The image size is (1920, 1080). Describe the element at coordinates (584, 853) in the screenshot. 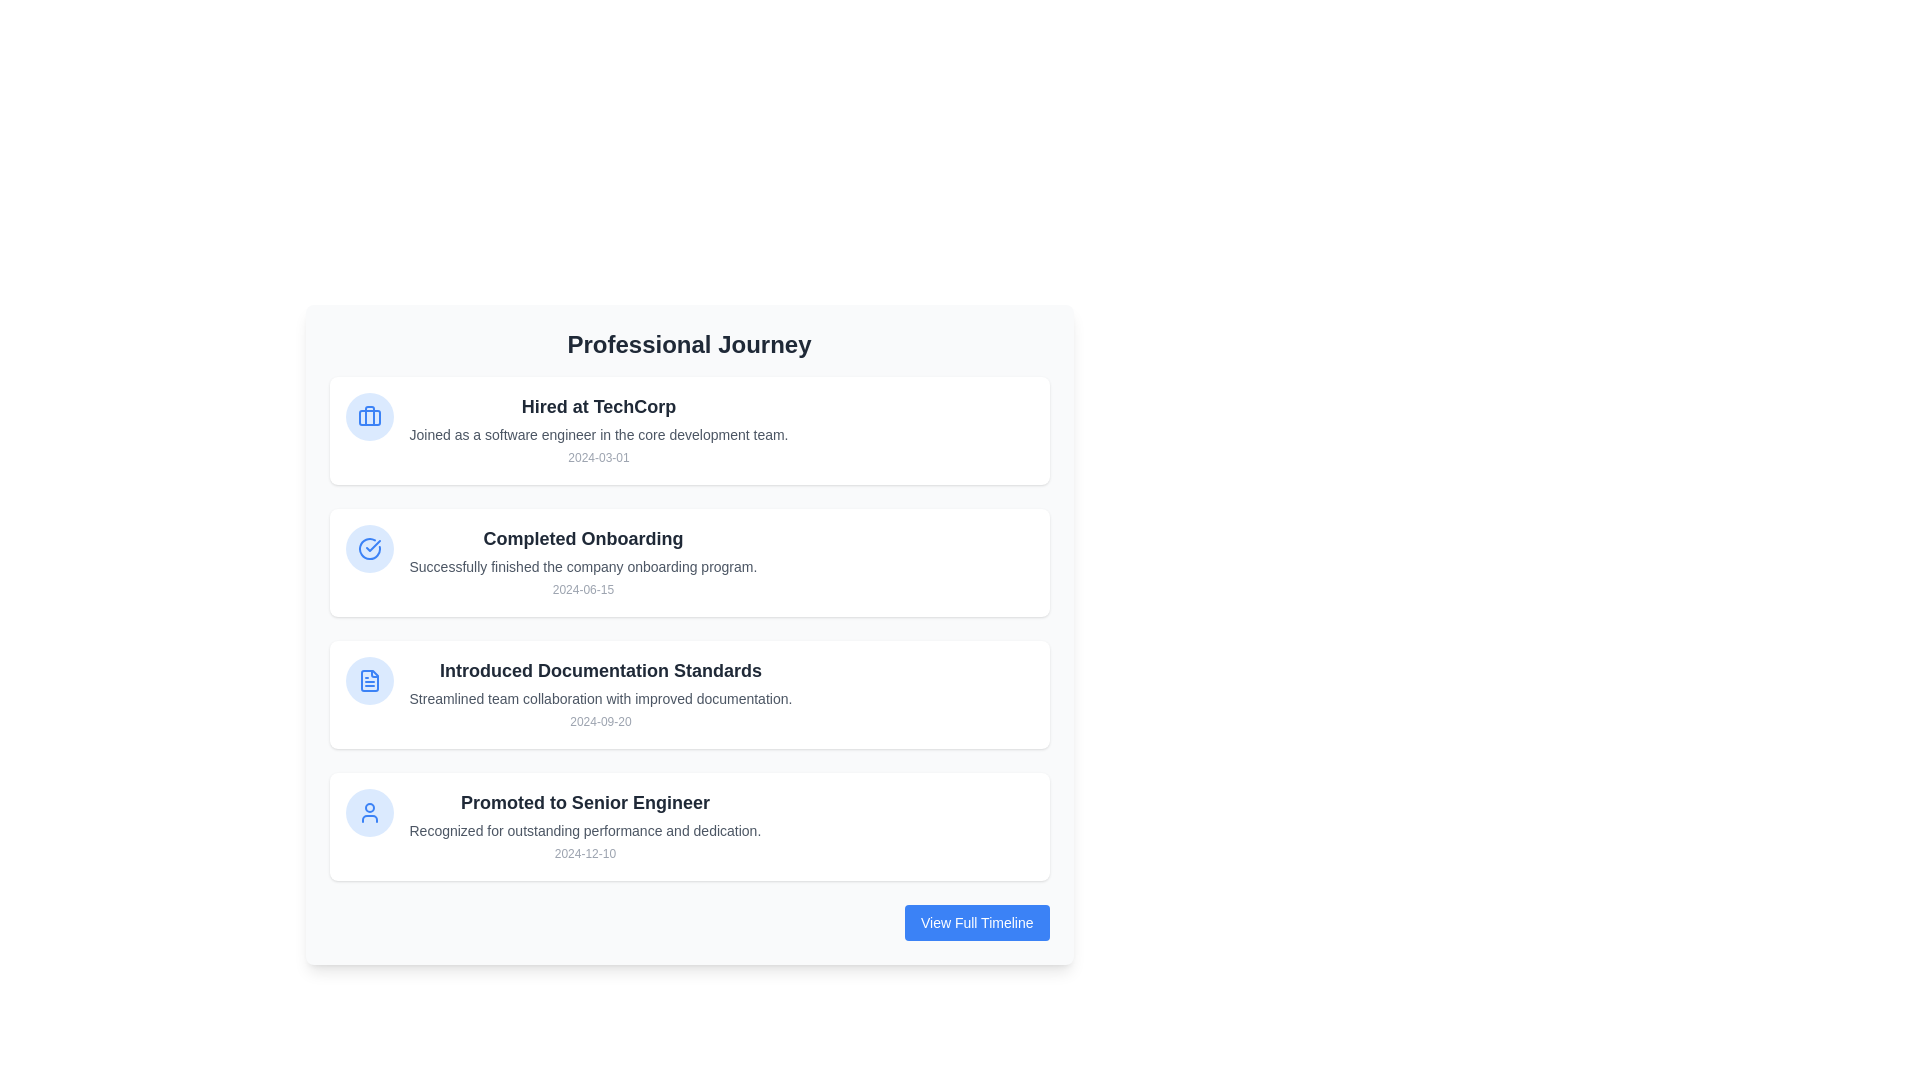

I see `the static text label displaying the promotion event date located at the bottom right of the 'Promoted to Senior Engineer' entry` at that location.